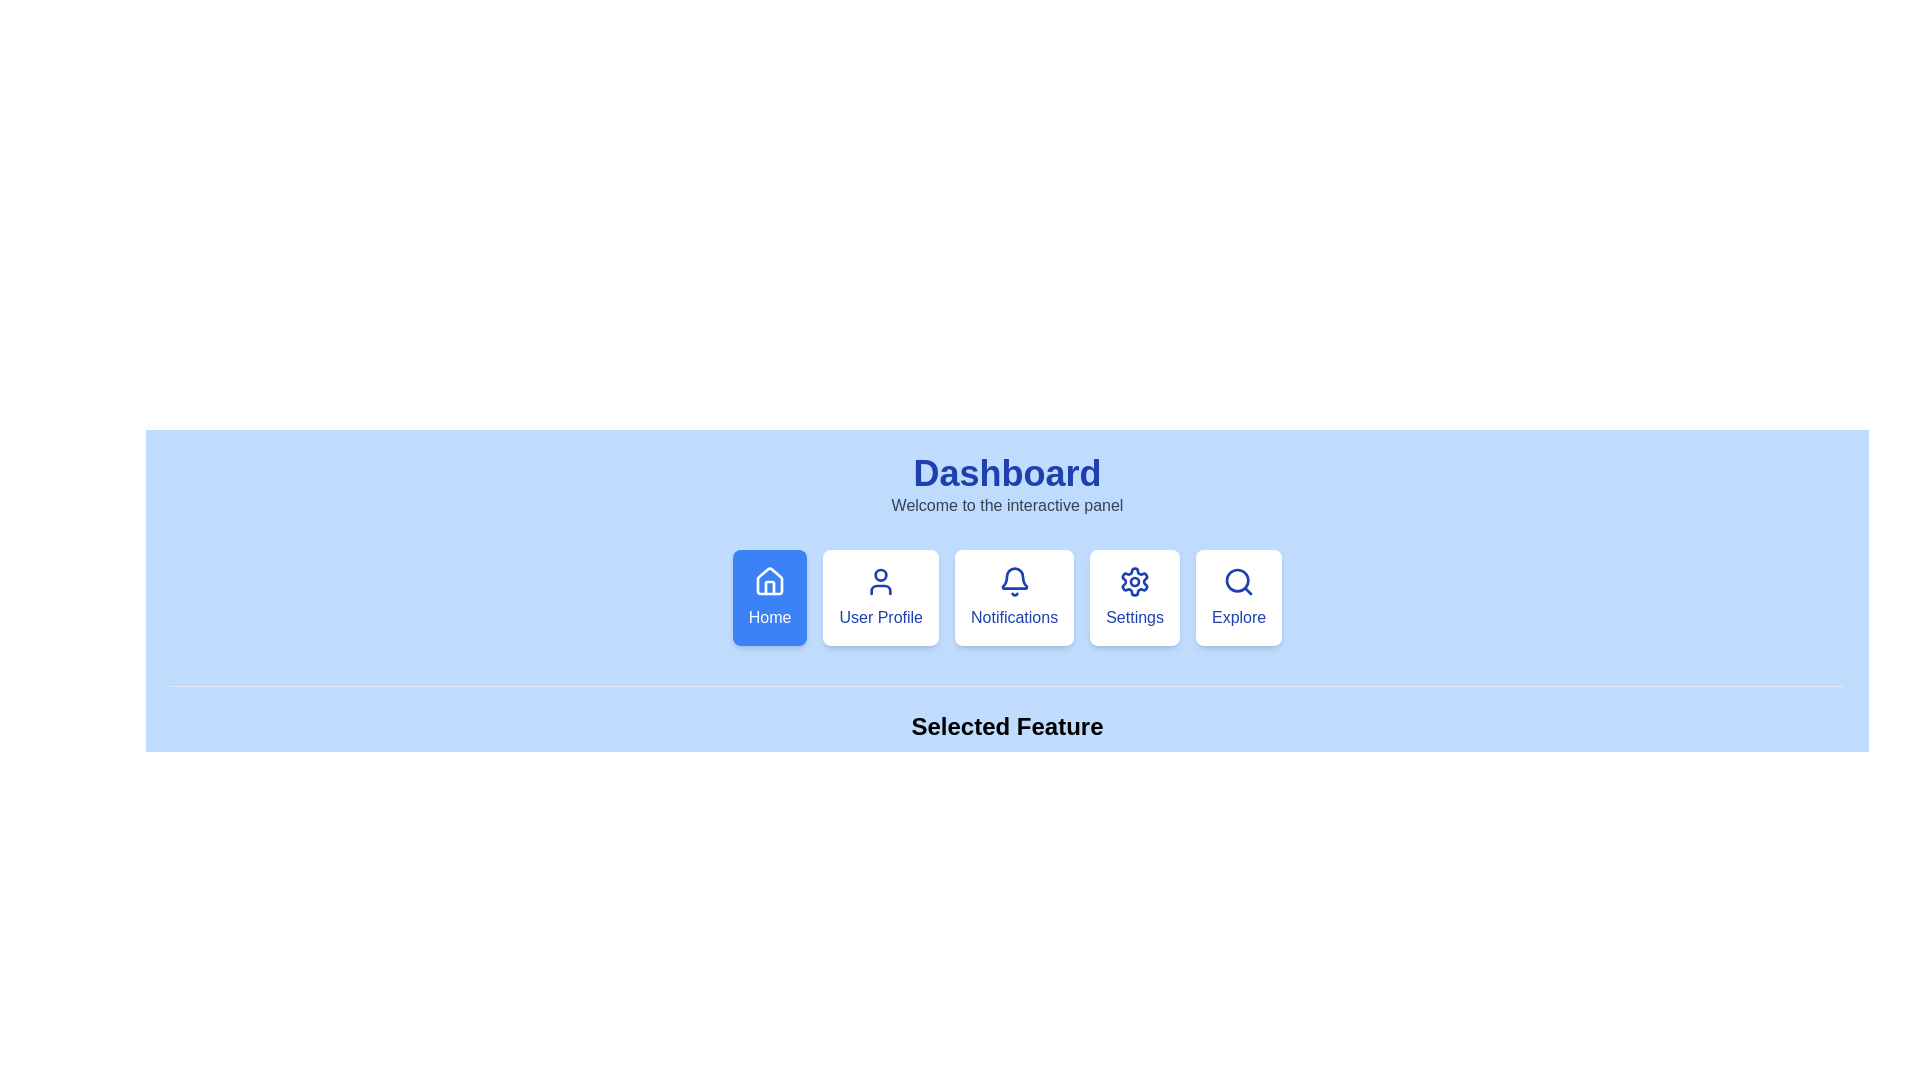 Image resolution: width=1920 pixels, height=1080 pixels. I want to click on the Circle (SVG component) which represents the user's profile icon located centrally beneath the 'Dashboard' title, so click(880, 575).